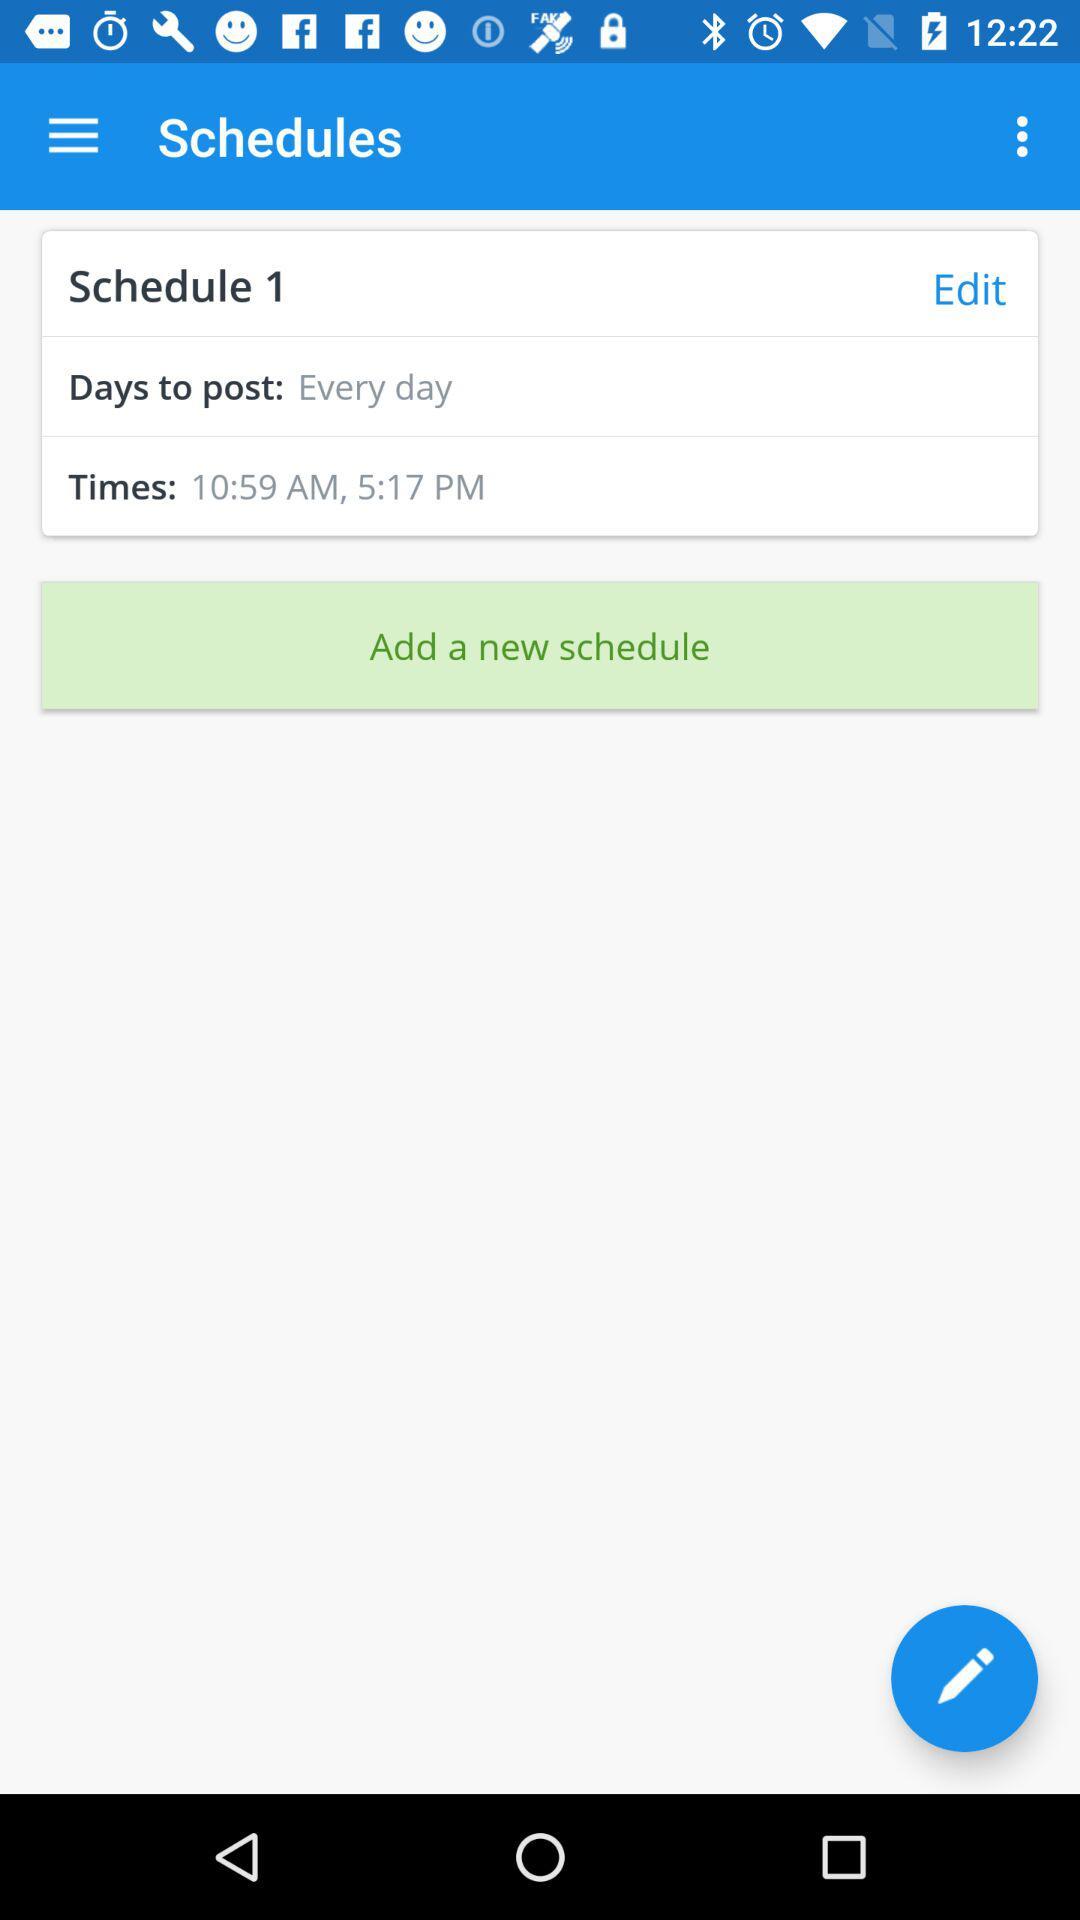 The width and height of the screenshot is (1080, 1920). I want to click on the item to the left of the schedules icon, so click(72, 135).